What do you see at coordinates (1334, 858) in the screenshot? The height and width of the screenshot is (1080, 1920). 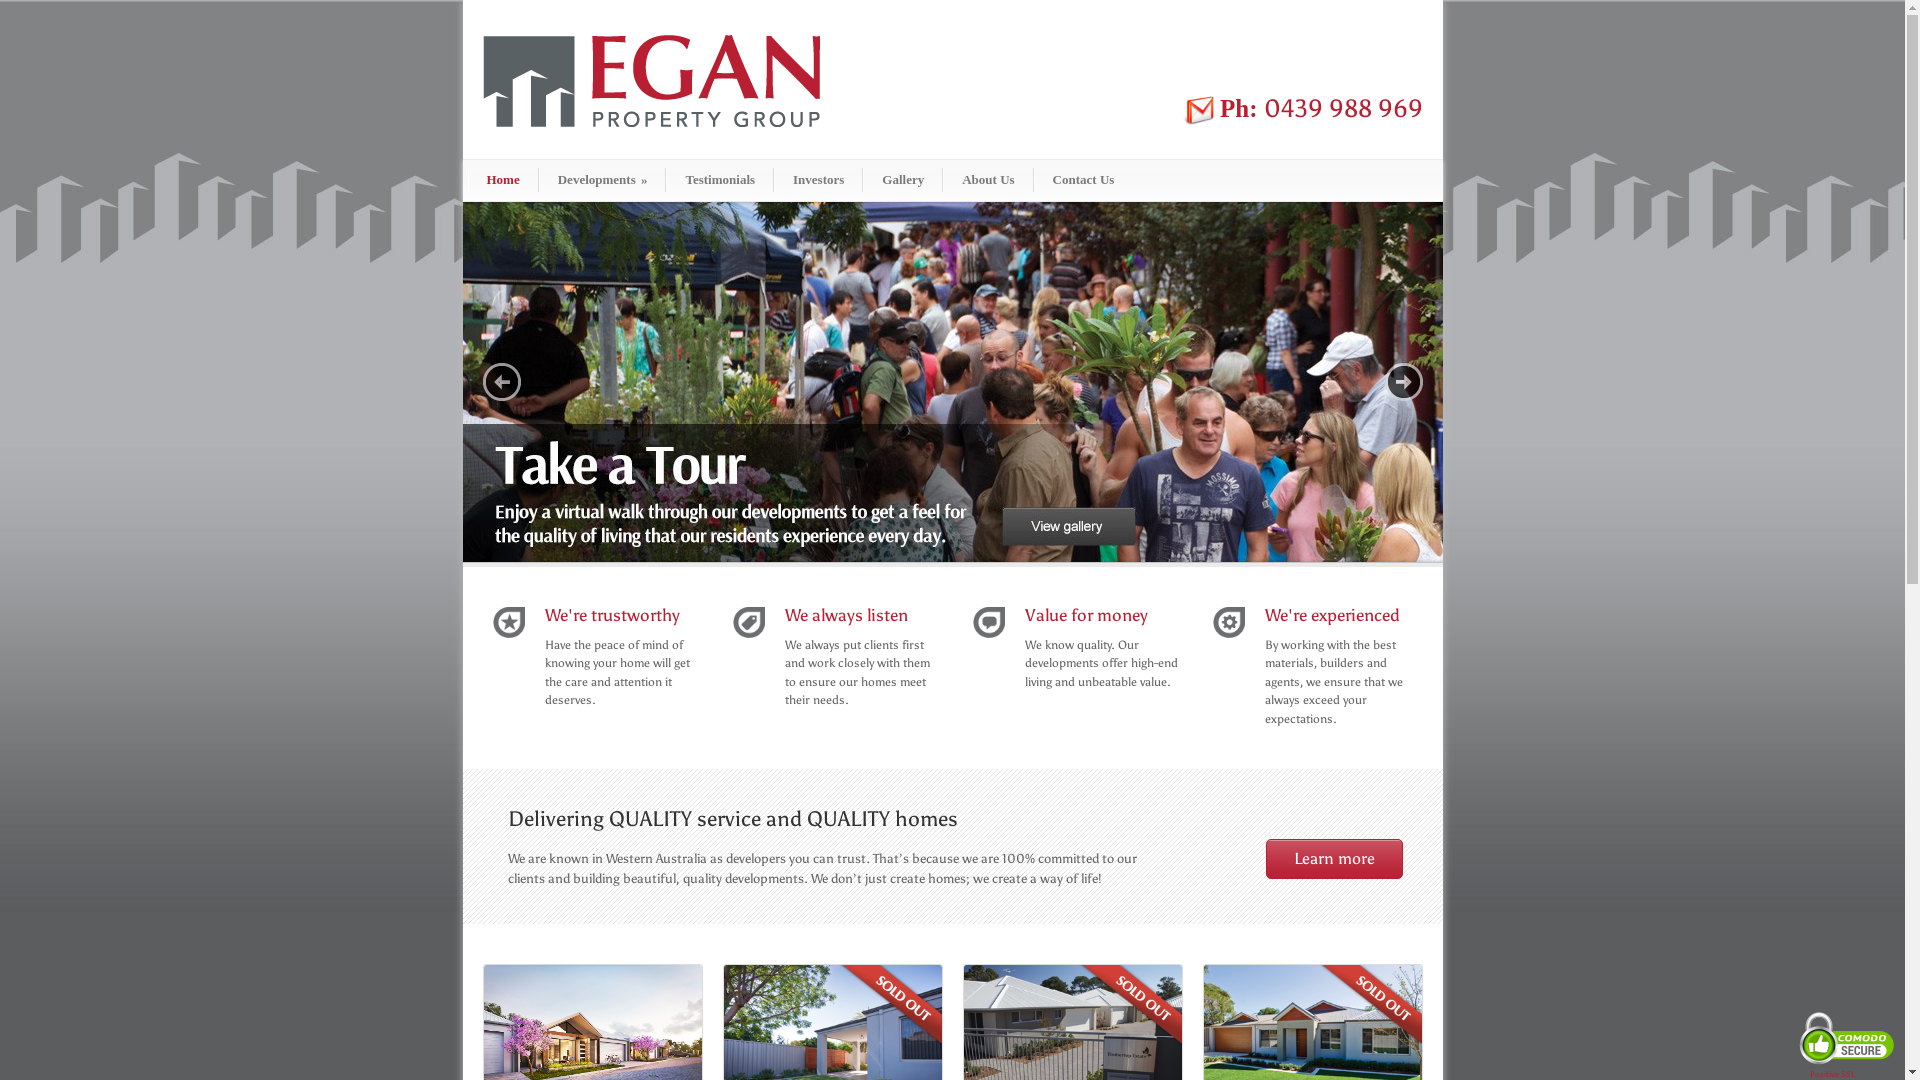 I see `'Learn more'` at bounding box center [1334, 858].